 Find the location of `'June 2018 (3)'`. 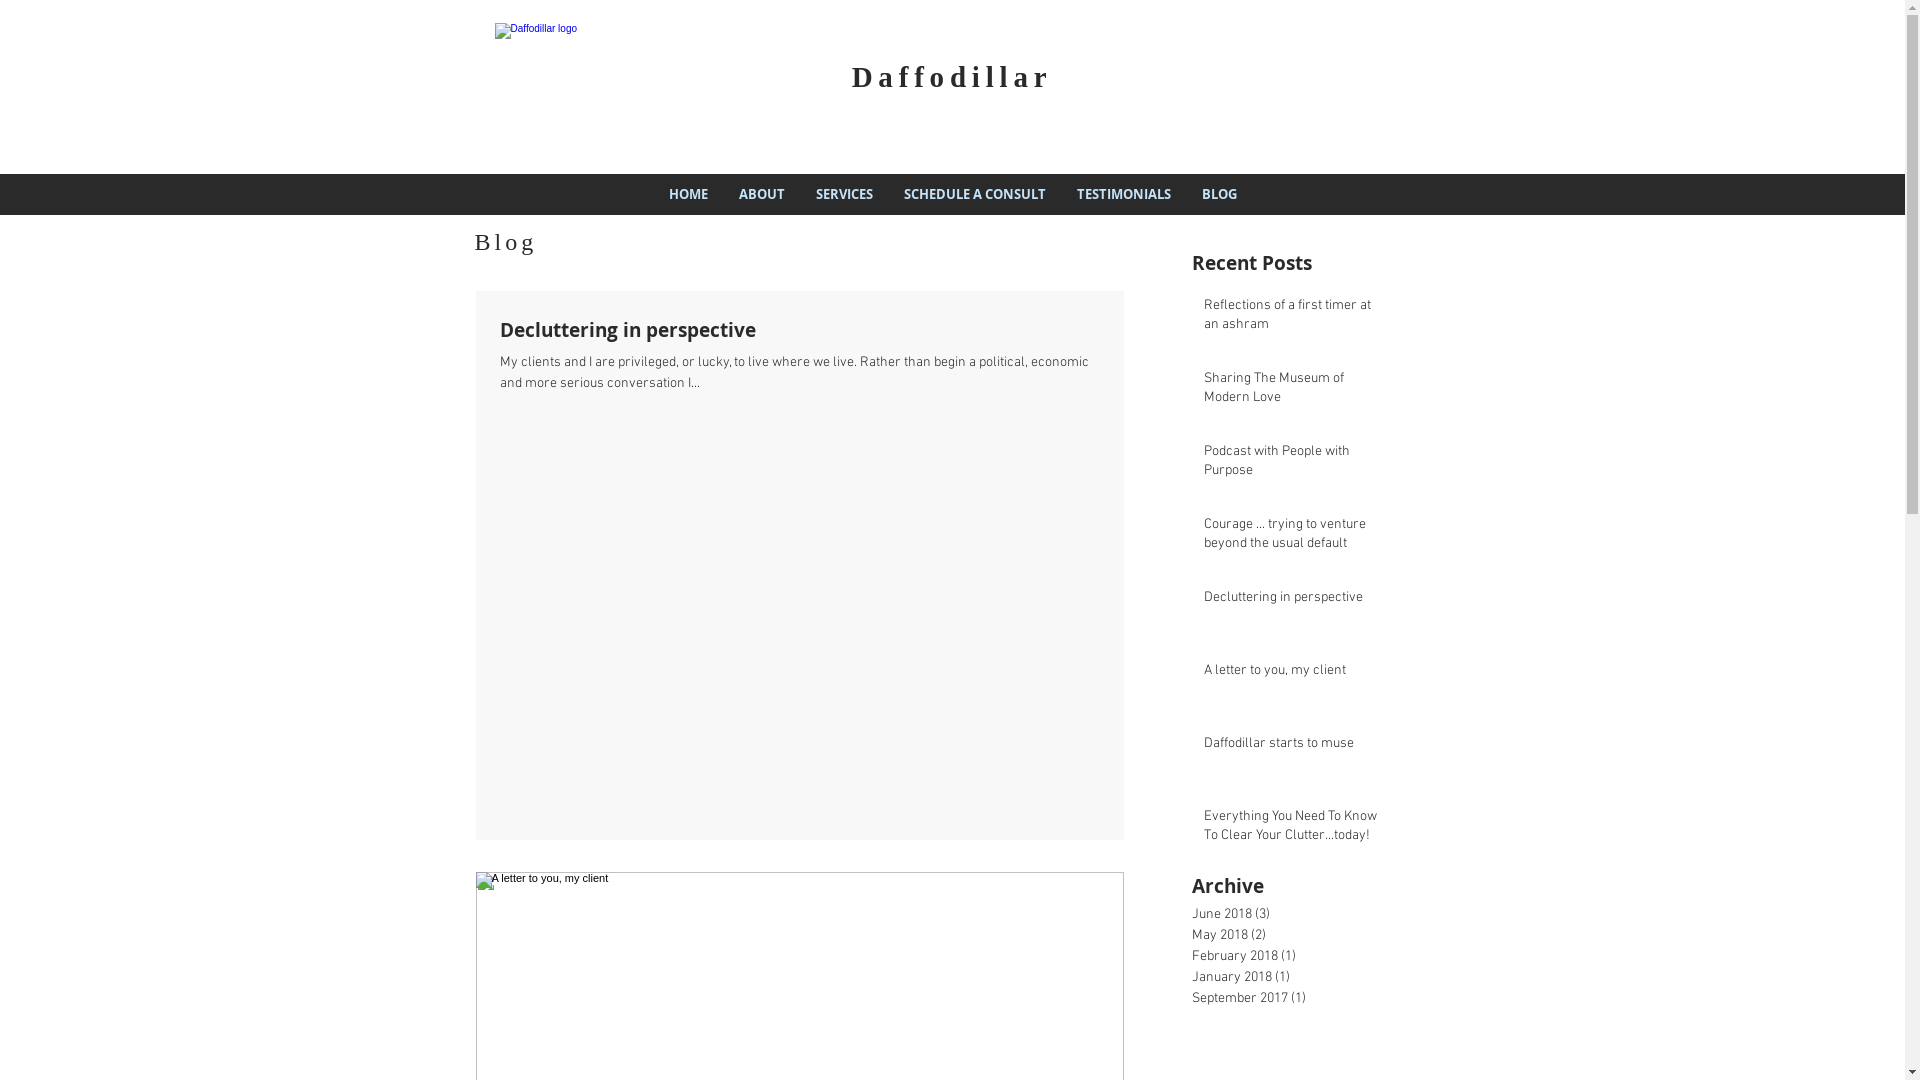

'June 2018 (3)' is located at coordinates (1296, 914).